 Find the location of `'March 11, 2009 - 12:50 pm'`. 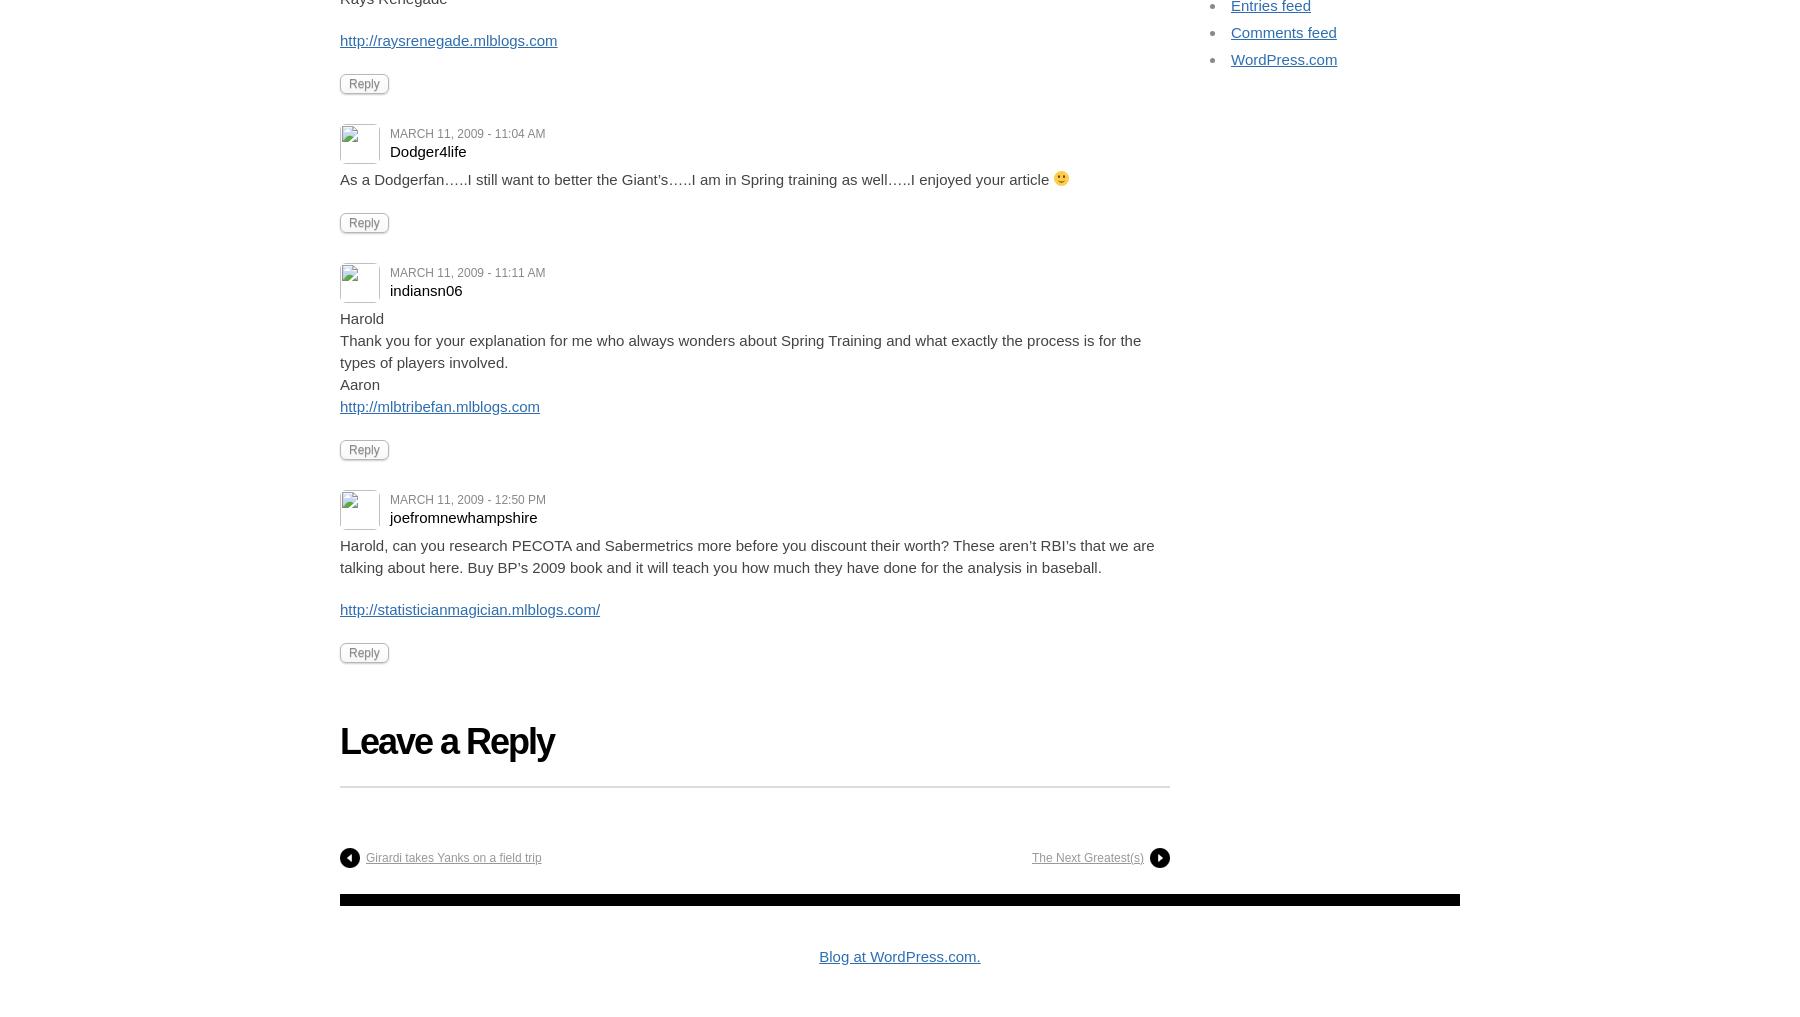

'March 11, 2009 - 12:50 pm' is located at coordinates (467, 498).